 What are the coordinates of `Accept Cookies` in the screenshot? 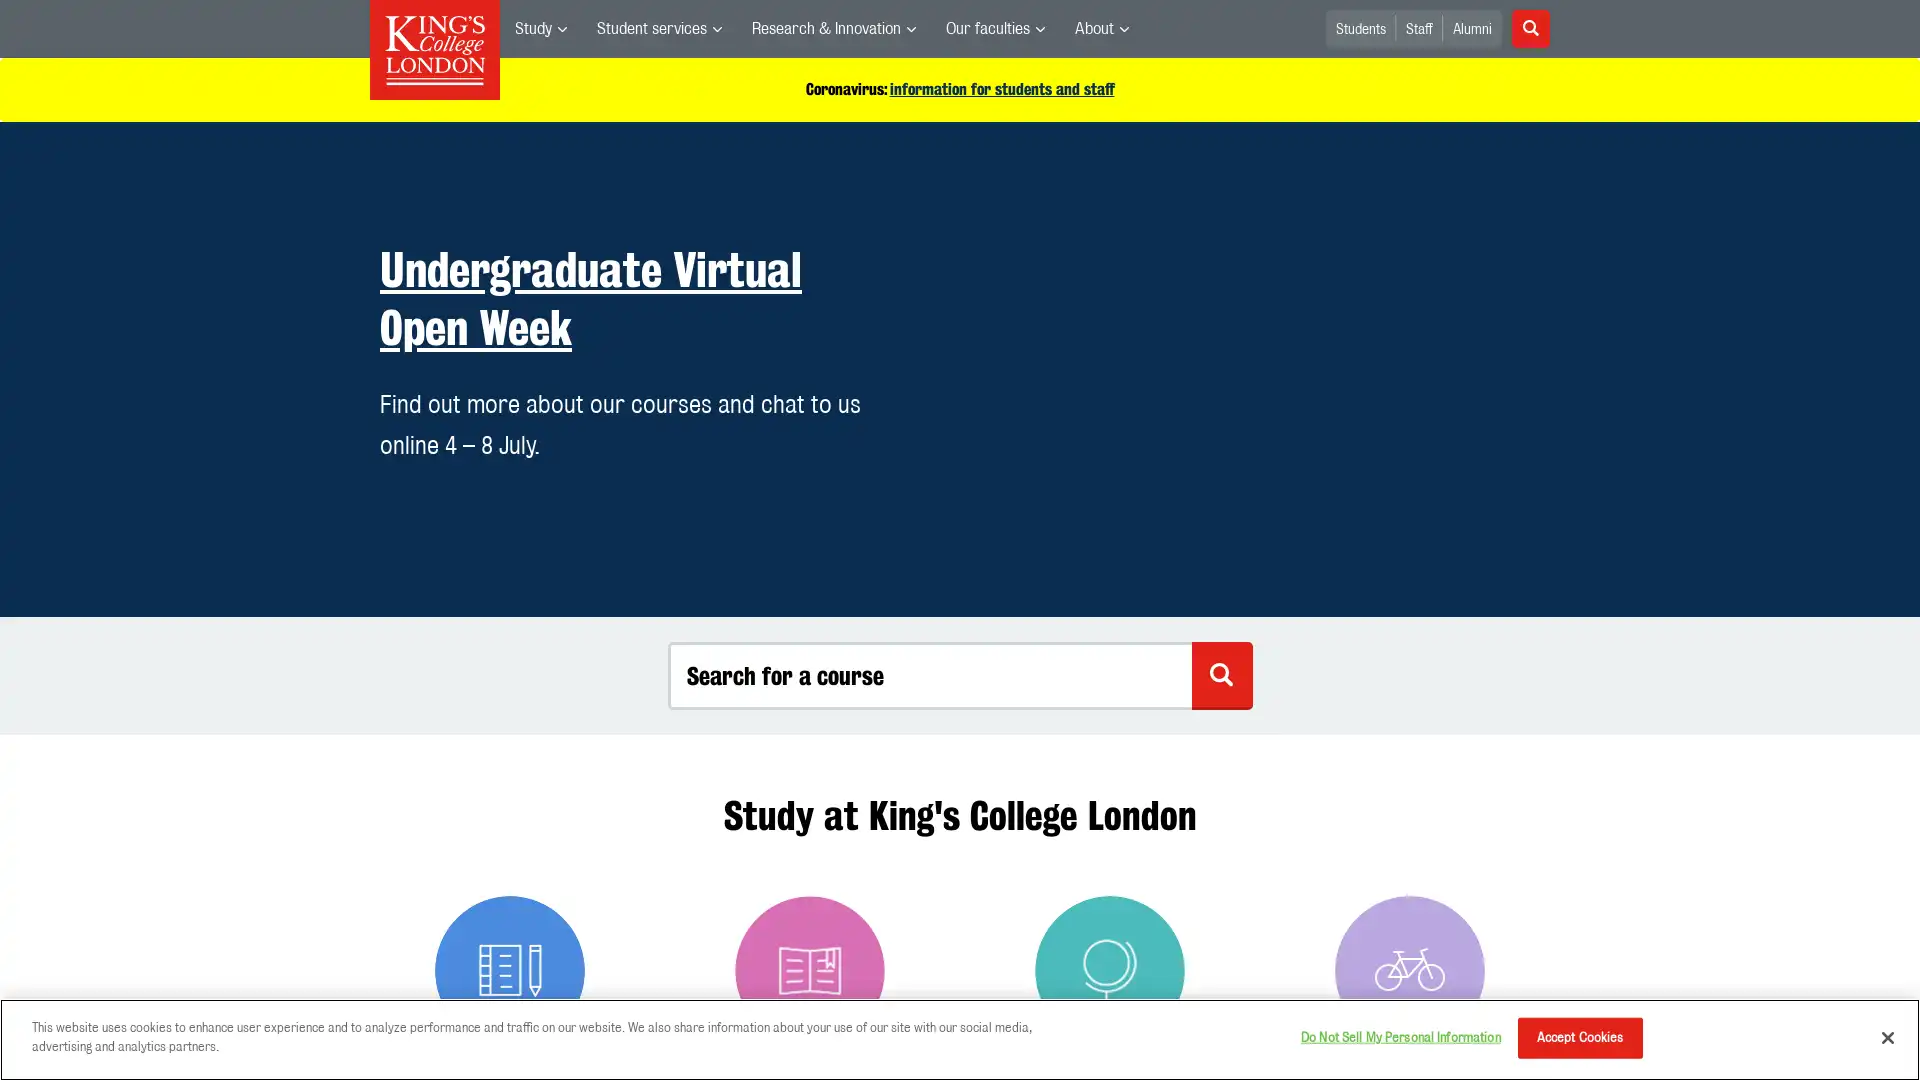 It's located at (1578, 1036).